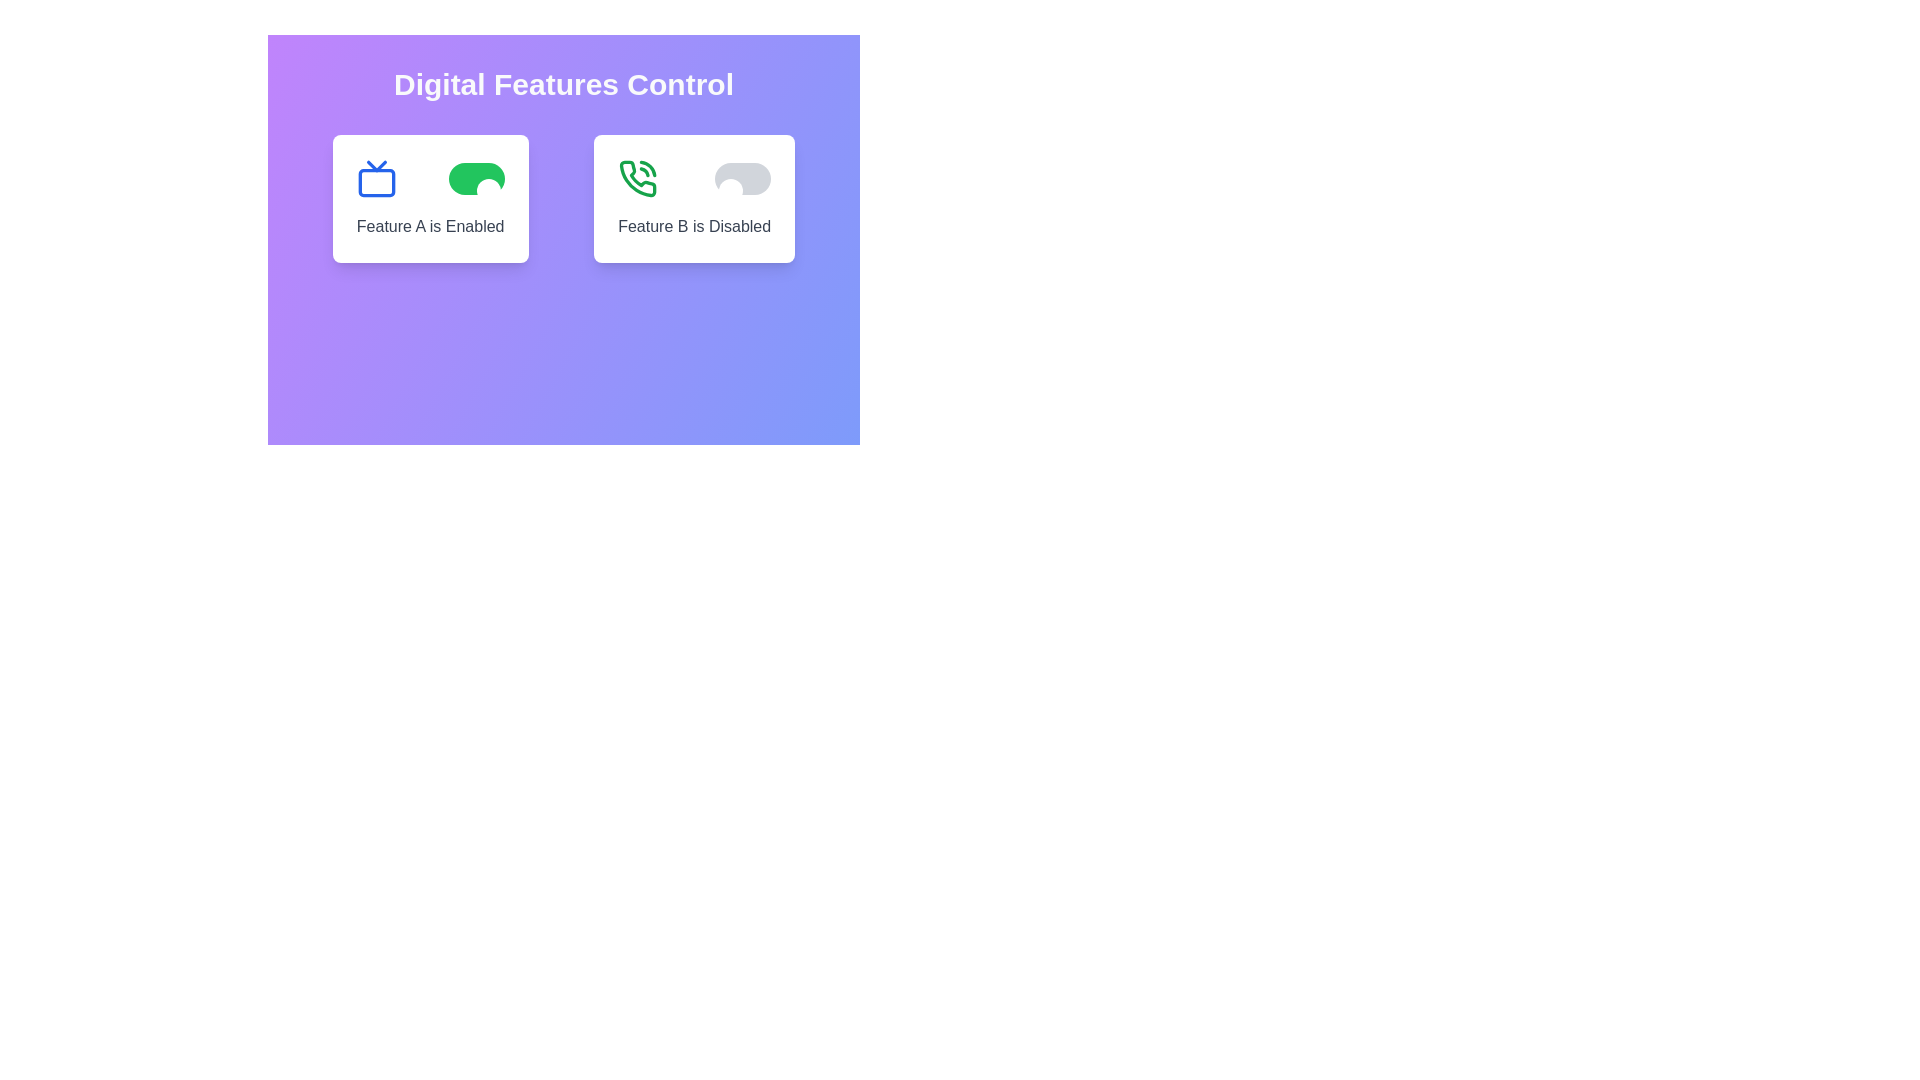 The width and height of the screenshot is (1920, 1080). What do you see at coordinates (563, 83) in the screenshot?
I see `the interface context by clicking on the header text 'Digital Features Control', which is styled in bold, large white font and centered at the top of the interface` at bounding box center [563, 83].